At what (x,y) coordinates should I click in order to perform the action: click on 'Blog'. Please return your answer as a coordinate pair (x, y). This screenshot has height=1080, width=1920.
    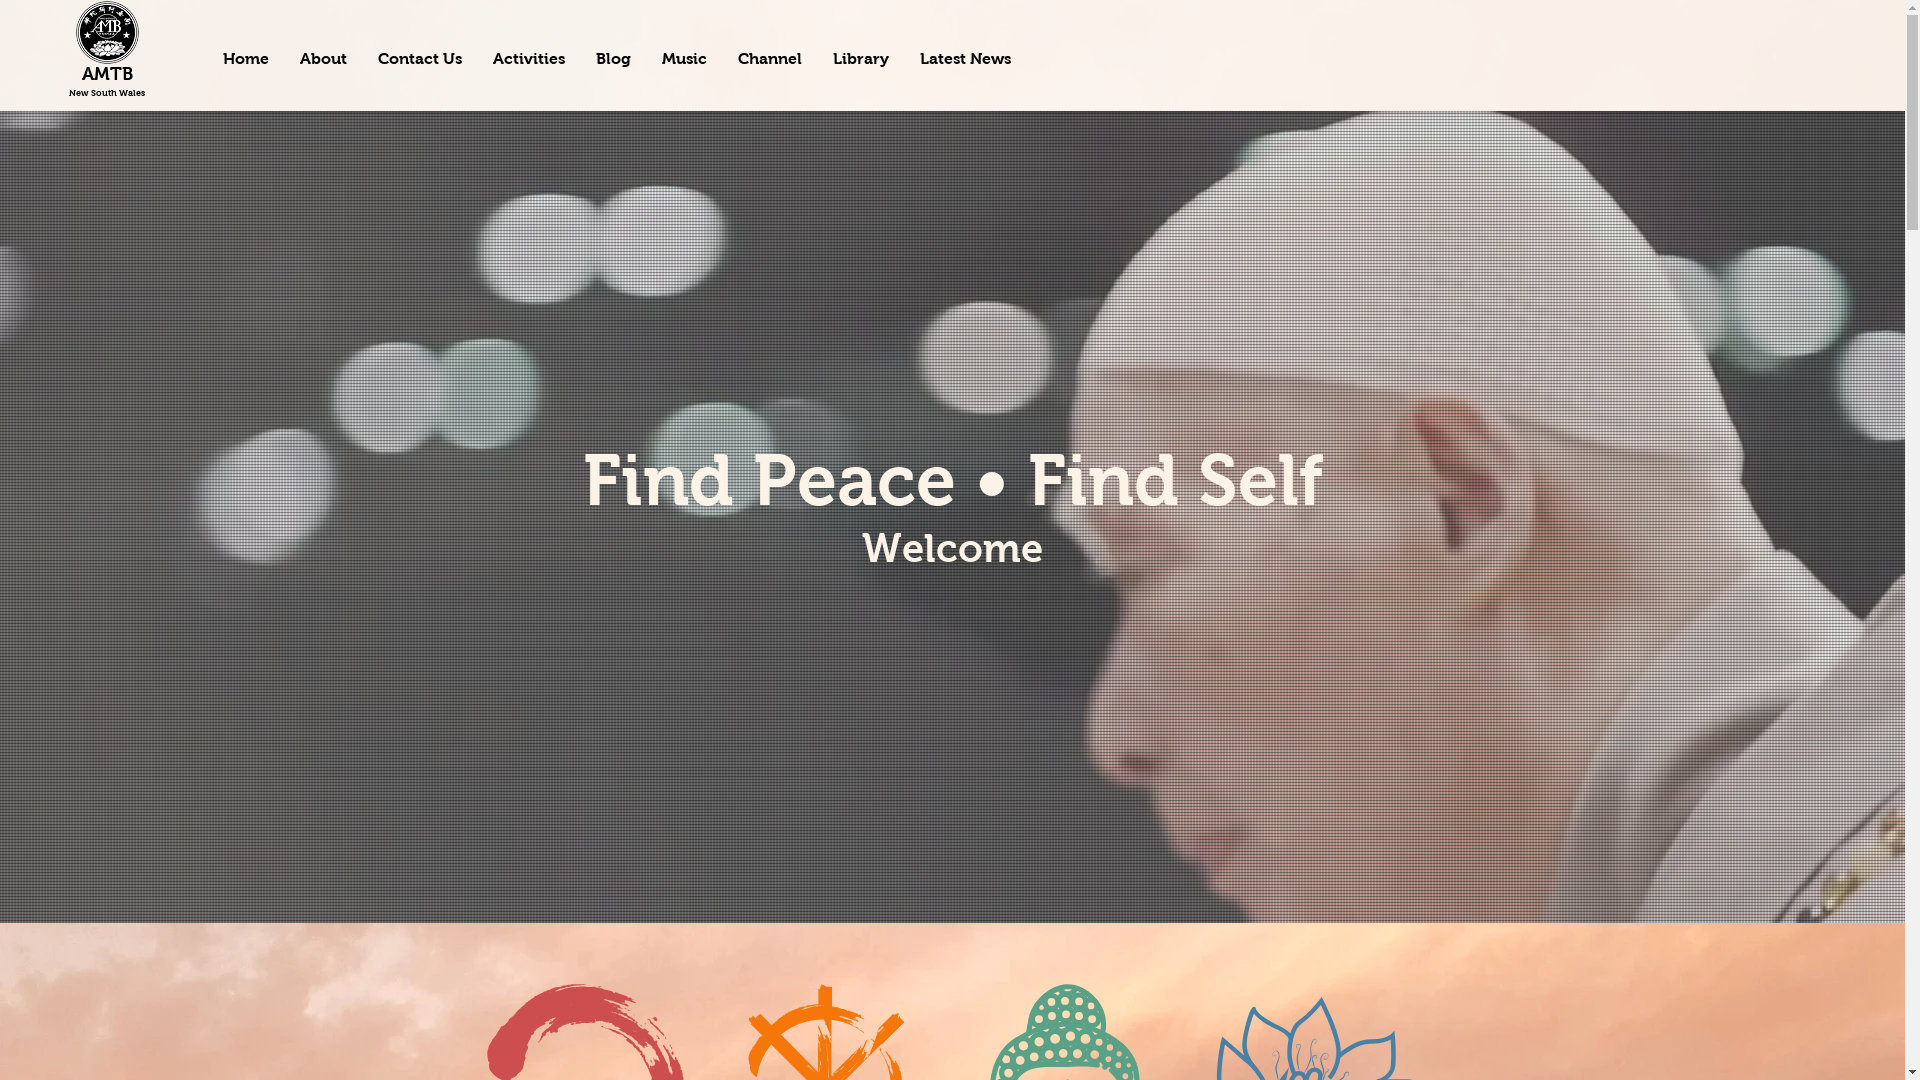
    Looking at the image, I should click on (579, 57).